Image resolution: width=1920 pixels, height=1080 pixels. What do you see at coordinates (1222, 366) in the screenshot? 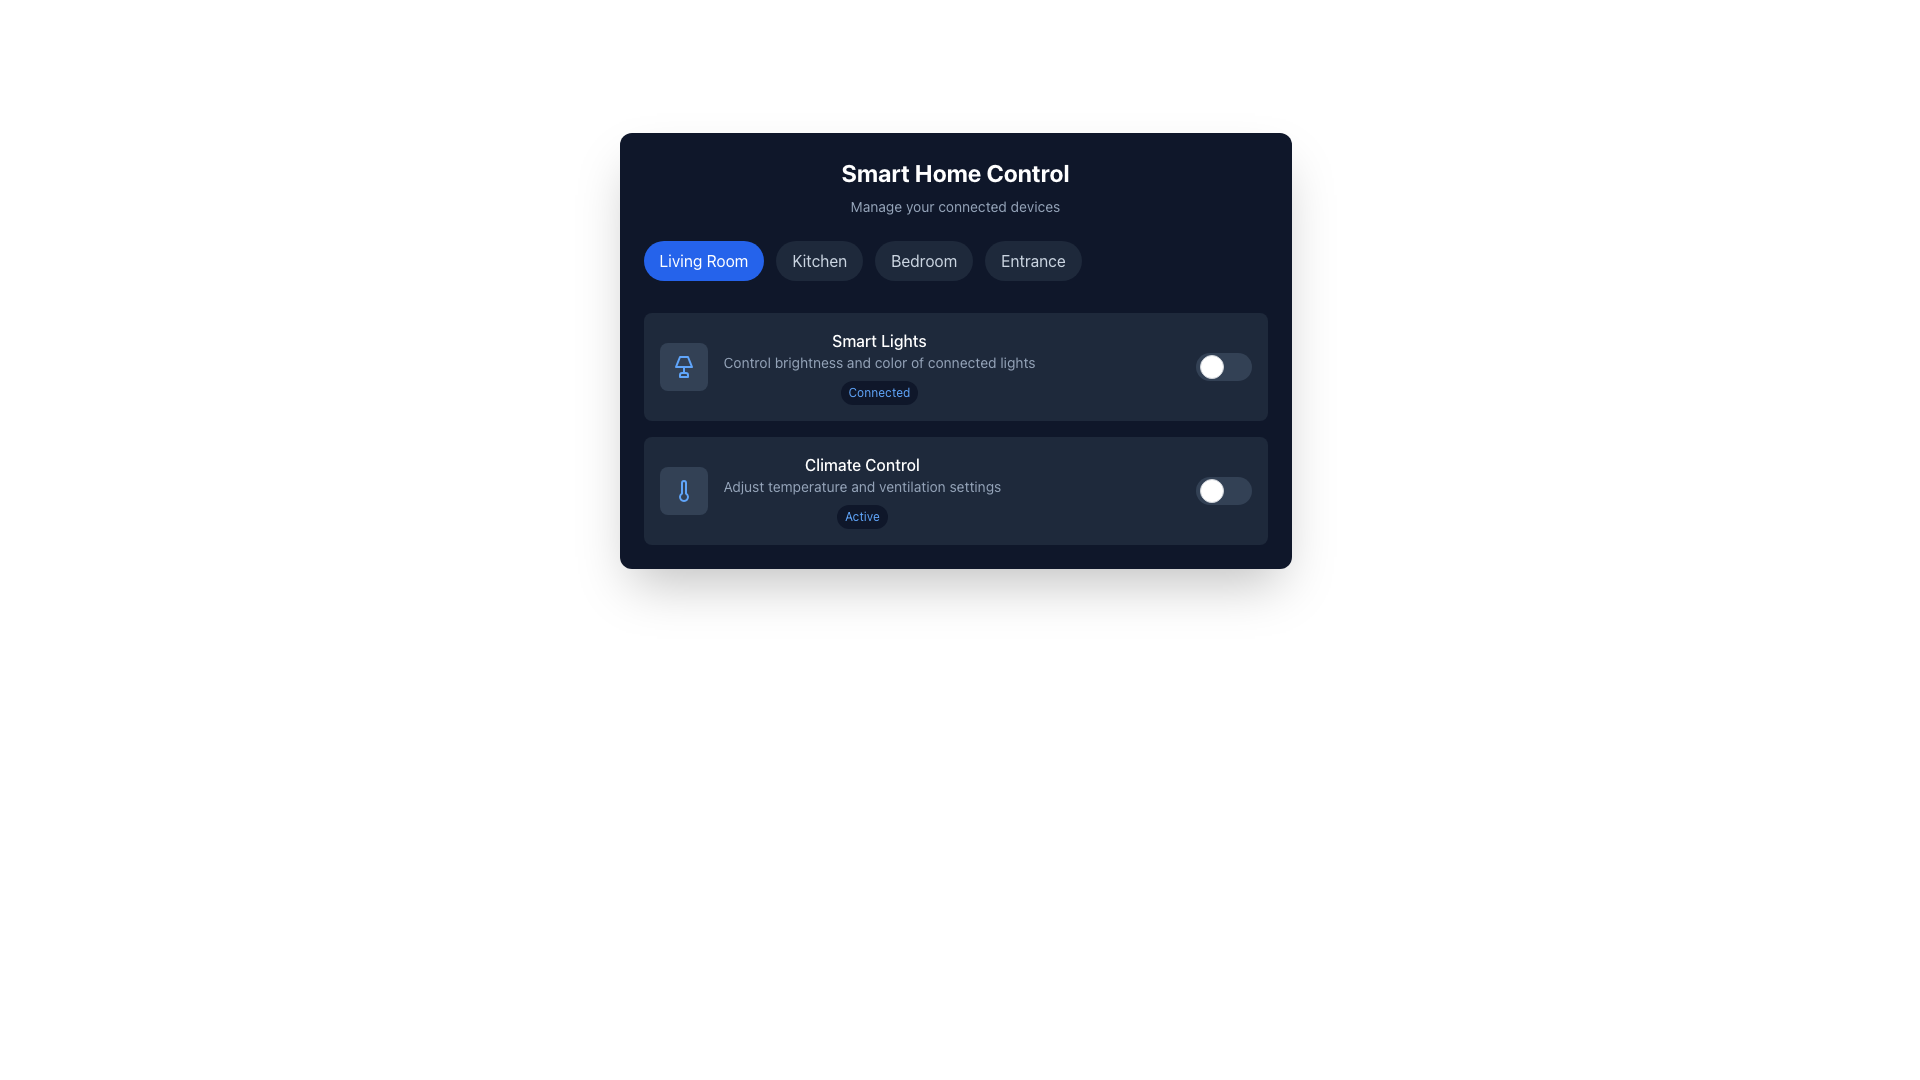
I see `the toggle switch for the 'Smart Lights' control section, which is styled with a dark theme and has a dark blue background with a white circular handle in the off state` at bounding box center [1222, 366].